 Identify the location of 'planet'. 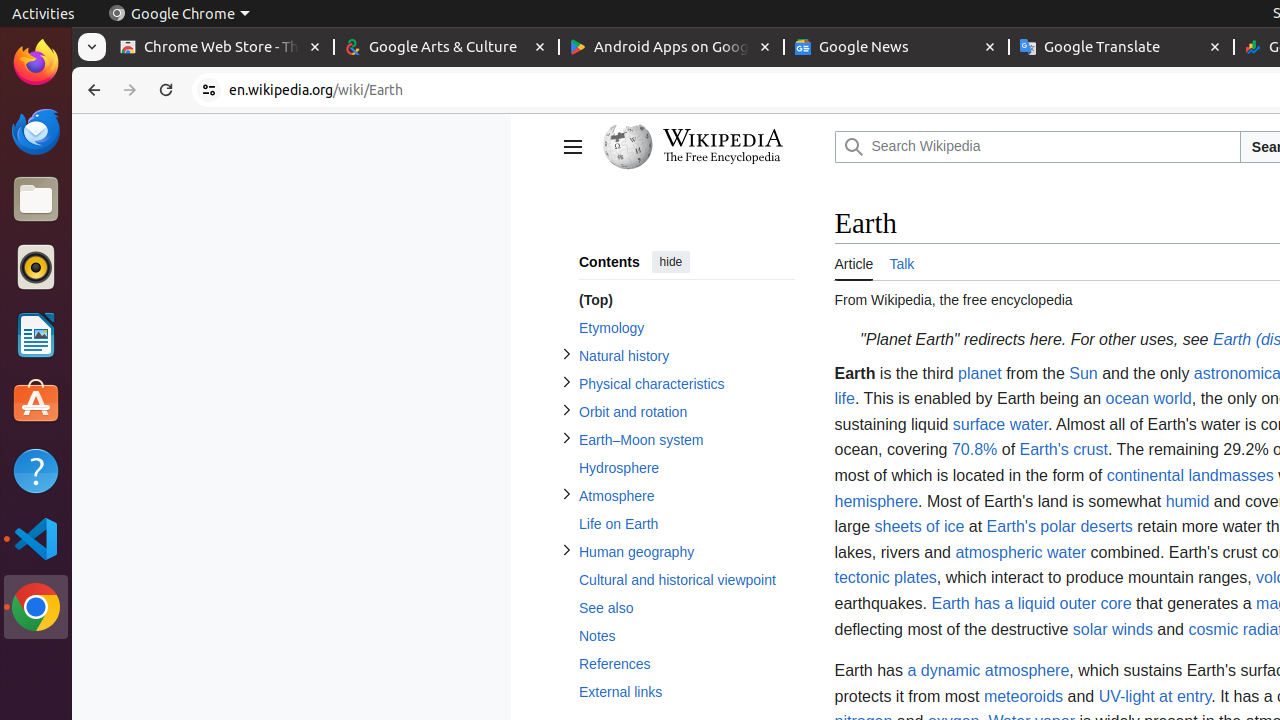
(979, 373).